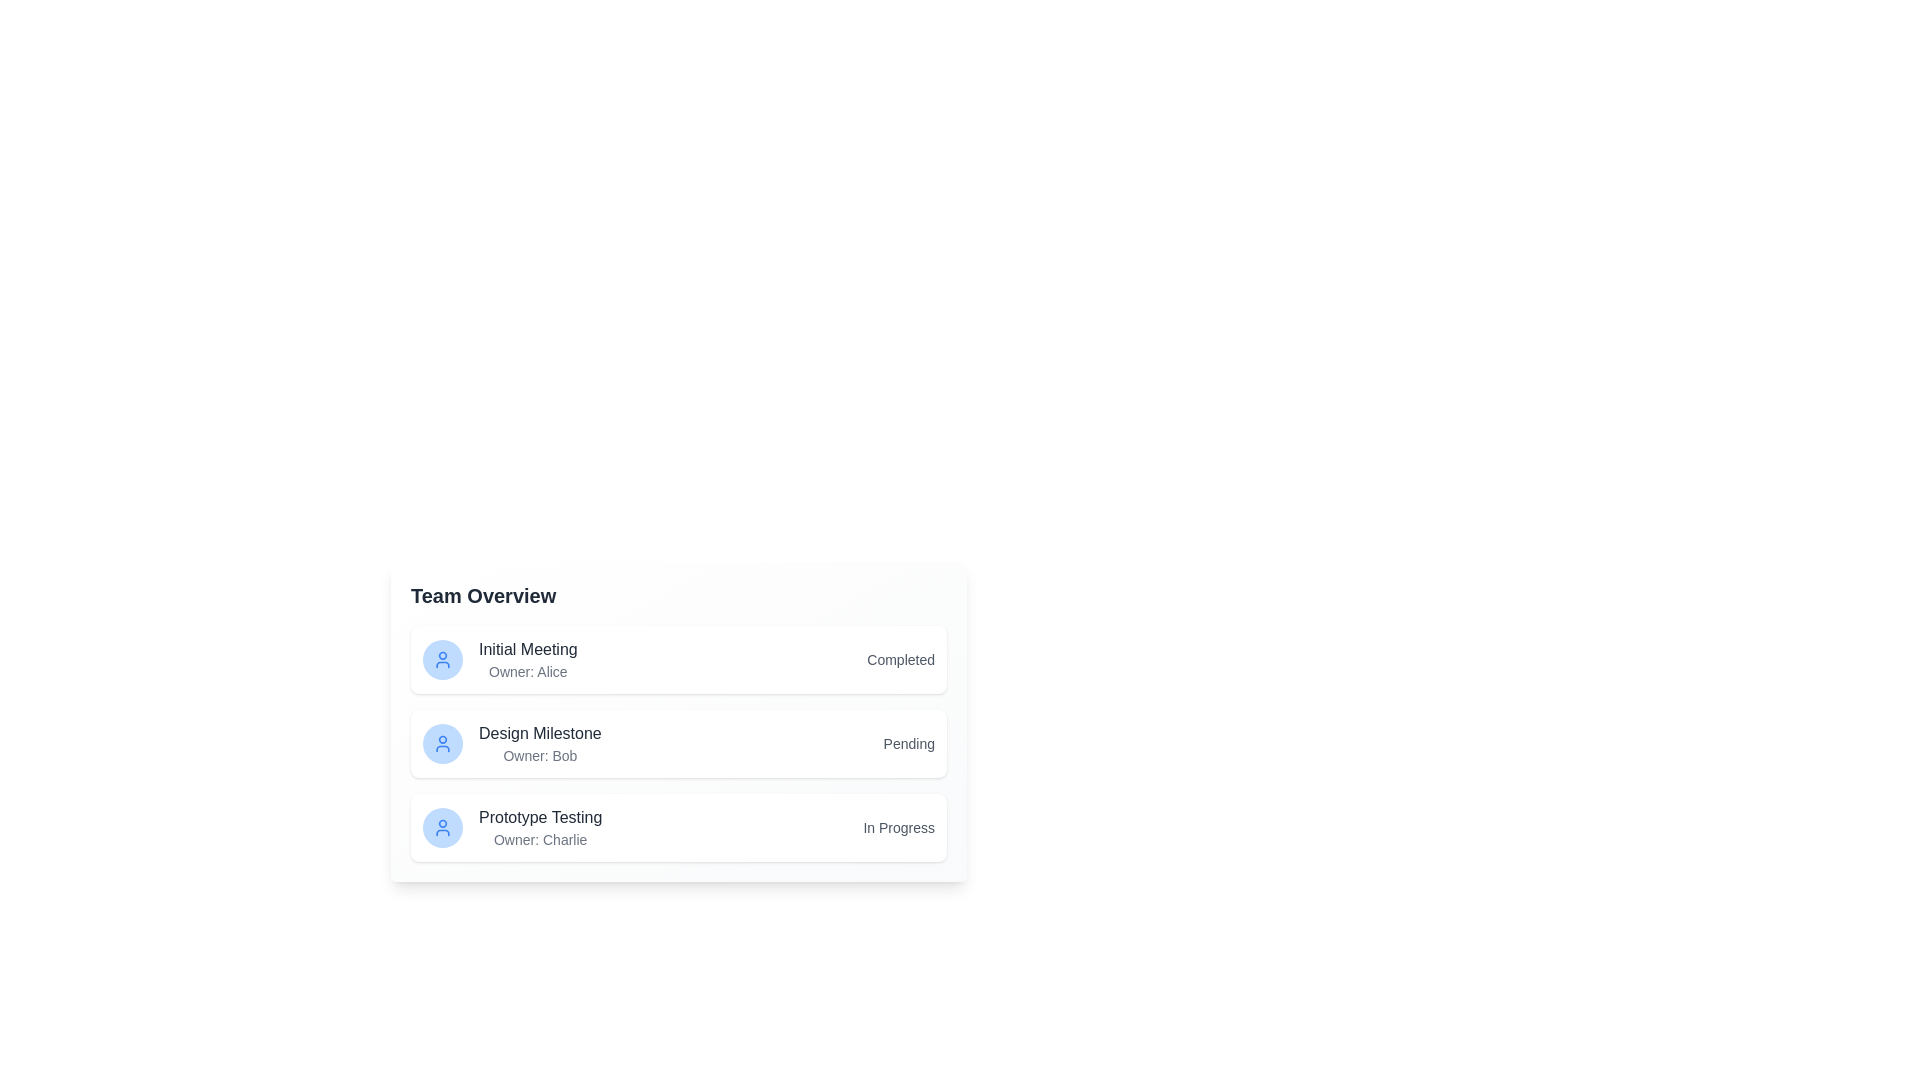 The height and width of the screenshot is (1080, 1920). I want to click on information displayed in the text label representing the title and owner of a meeting or task, located at the top-left of the list interface, so click(500, 659).